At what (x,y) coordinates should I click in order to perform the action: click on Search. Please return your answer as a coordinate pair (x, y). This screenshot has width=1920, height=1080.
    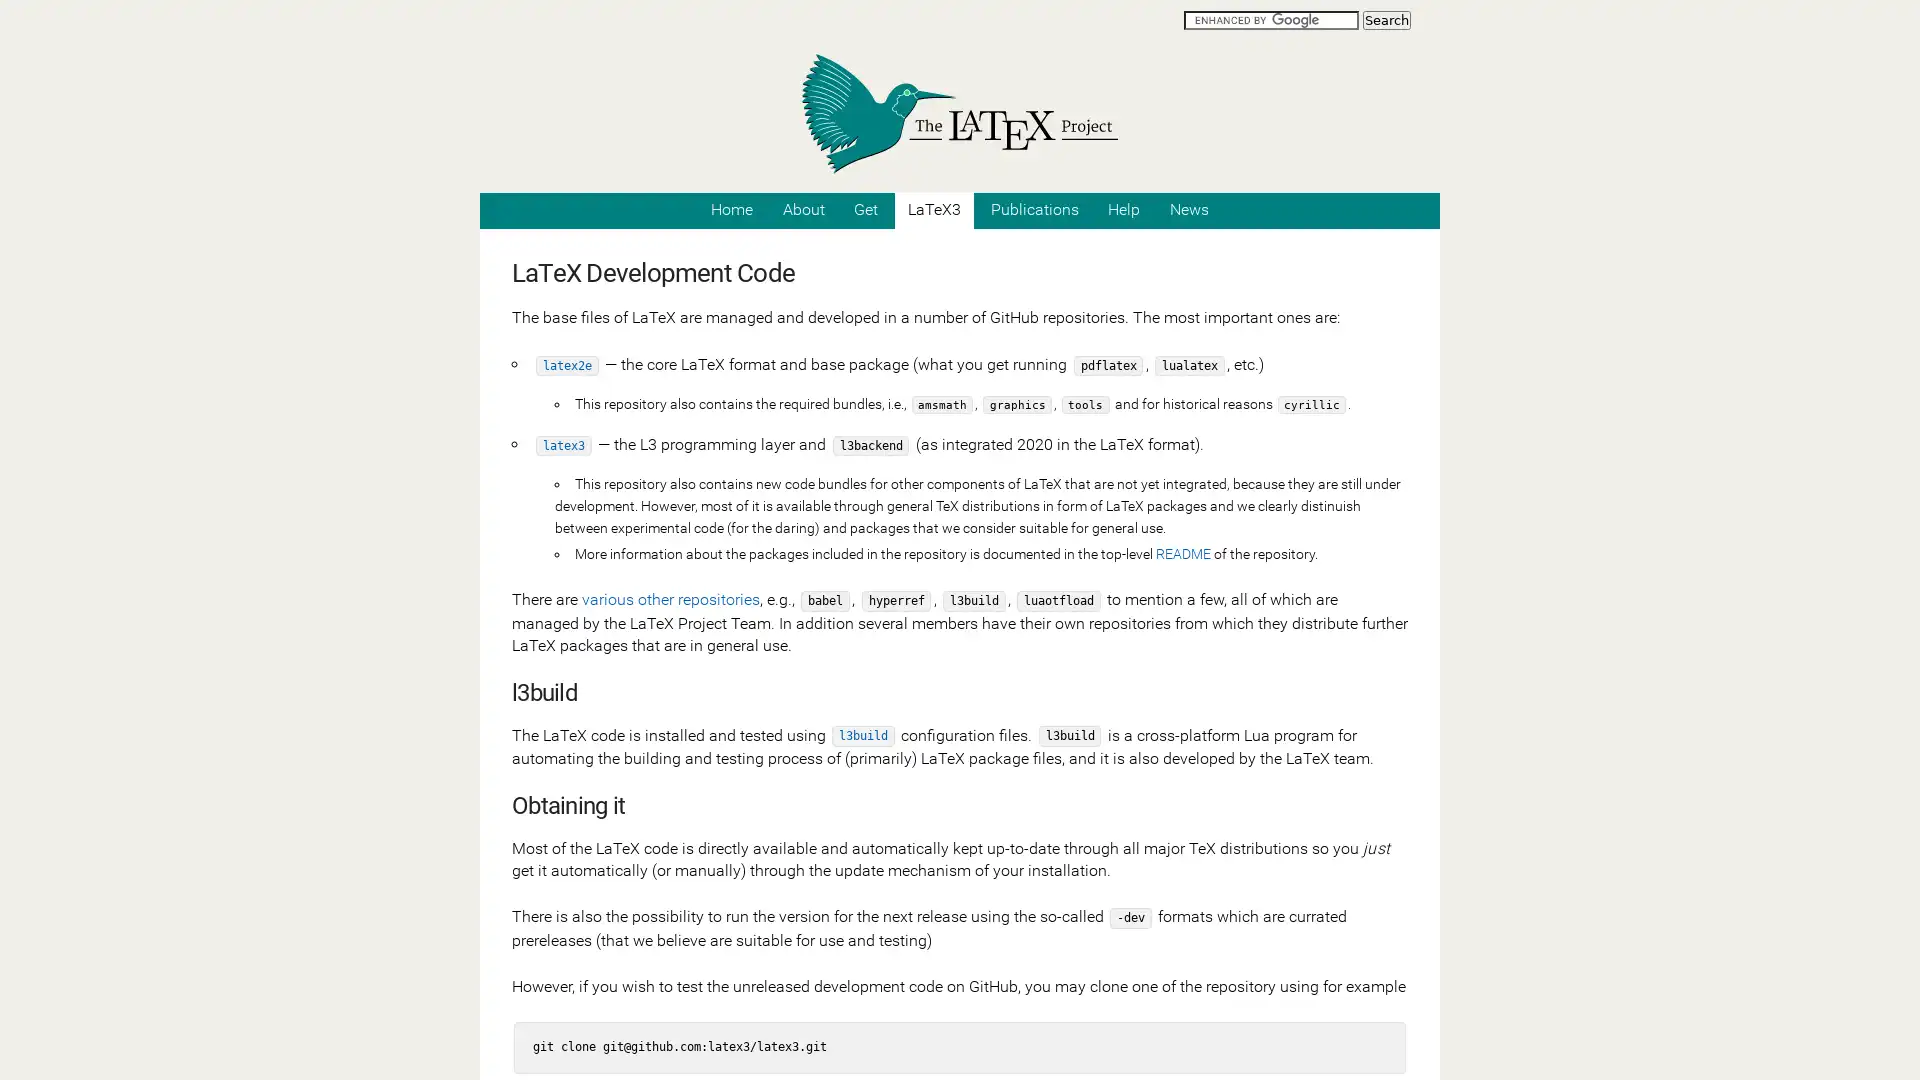
    Looking at the image, I should click on (1386, 20).